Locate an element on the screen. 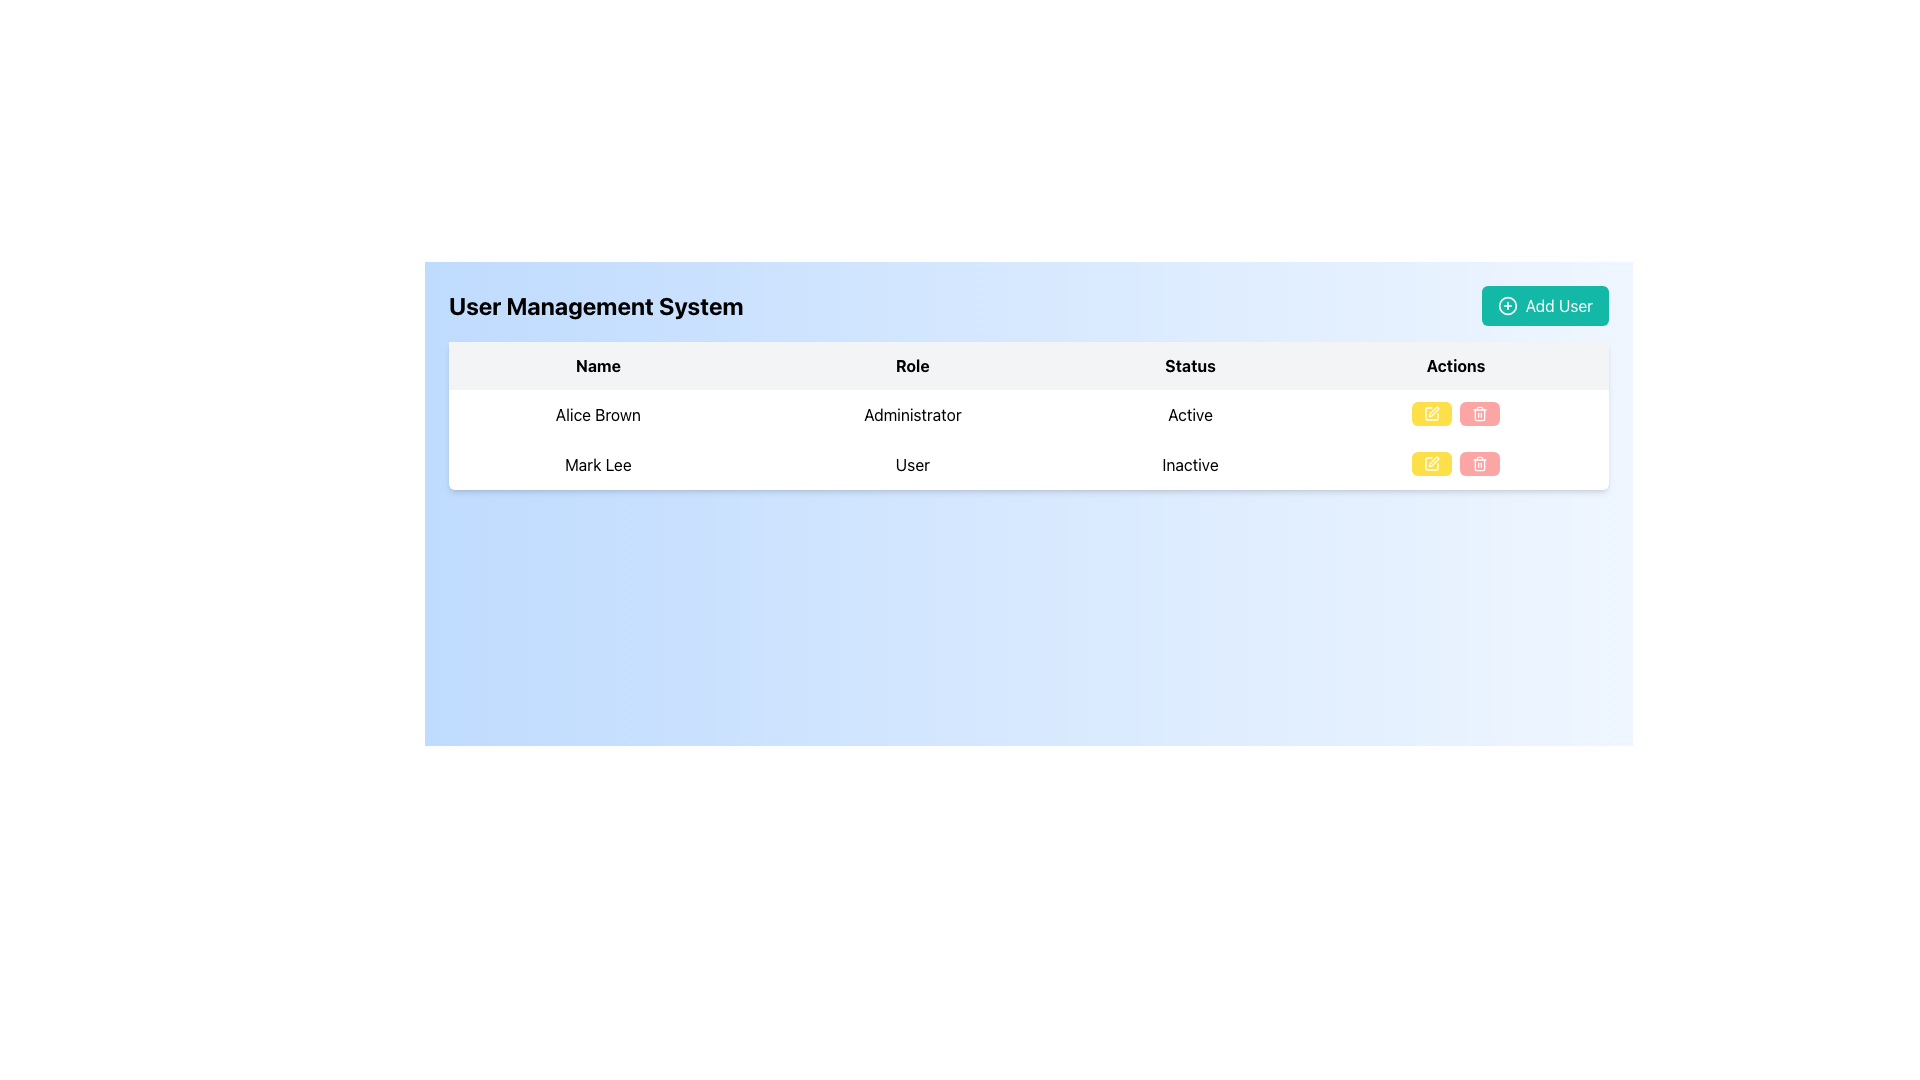 This screenshot has height=1080, width=1920. the text label displaying 'Alice Brown' in the first column of the data table under the 'Name' header is located at coordinates (597, 414).